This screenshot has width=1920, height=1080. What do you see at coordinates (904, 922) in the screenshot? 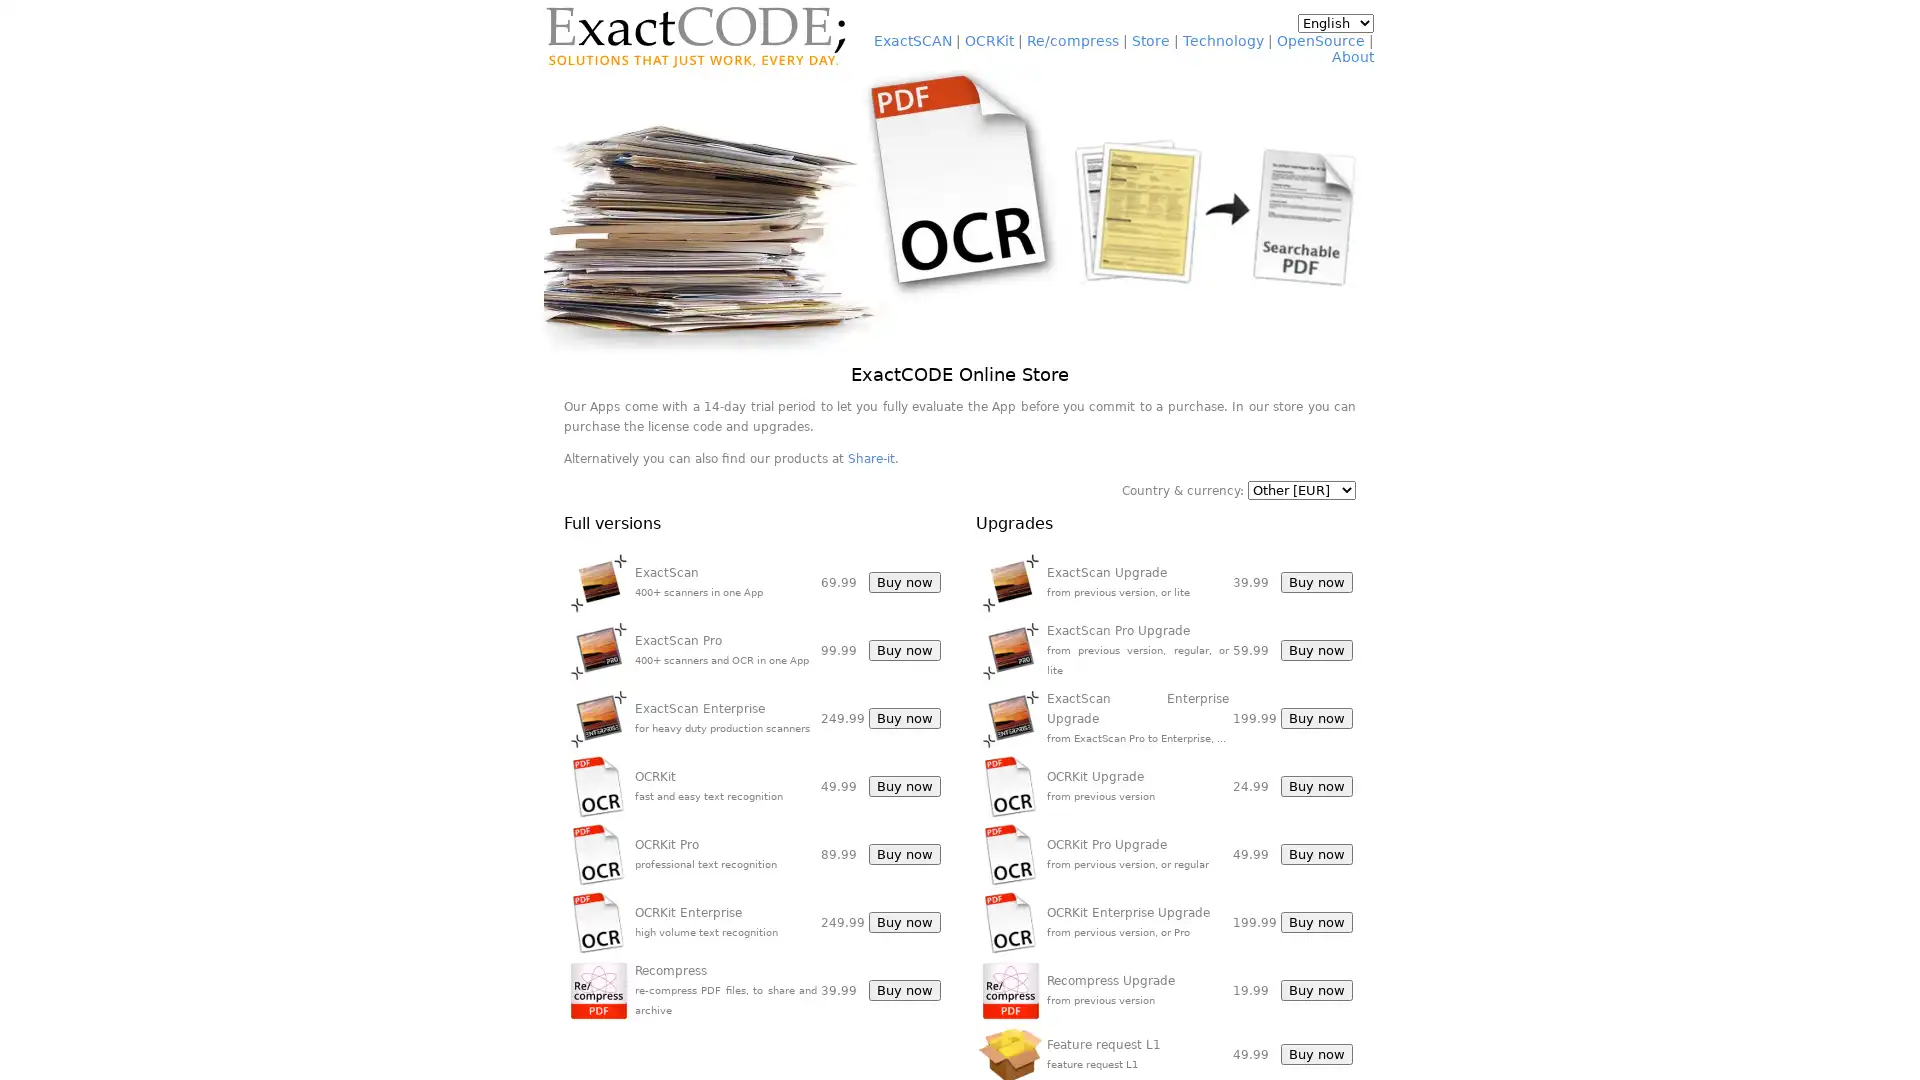
I see `Buy now` at bounding box center [904, 922].